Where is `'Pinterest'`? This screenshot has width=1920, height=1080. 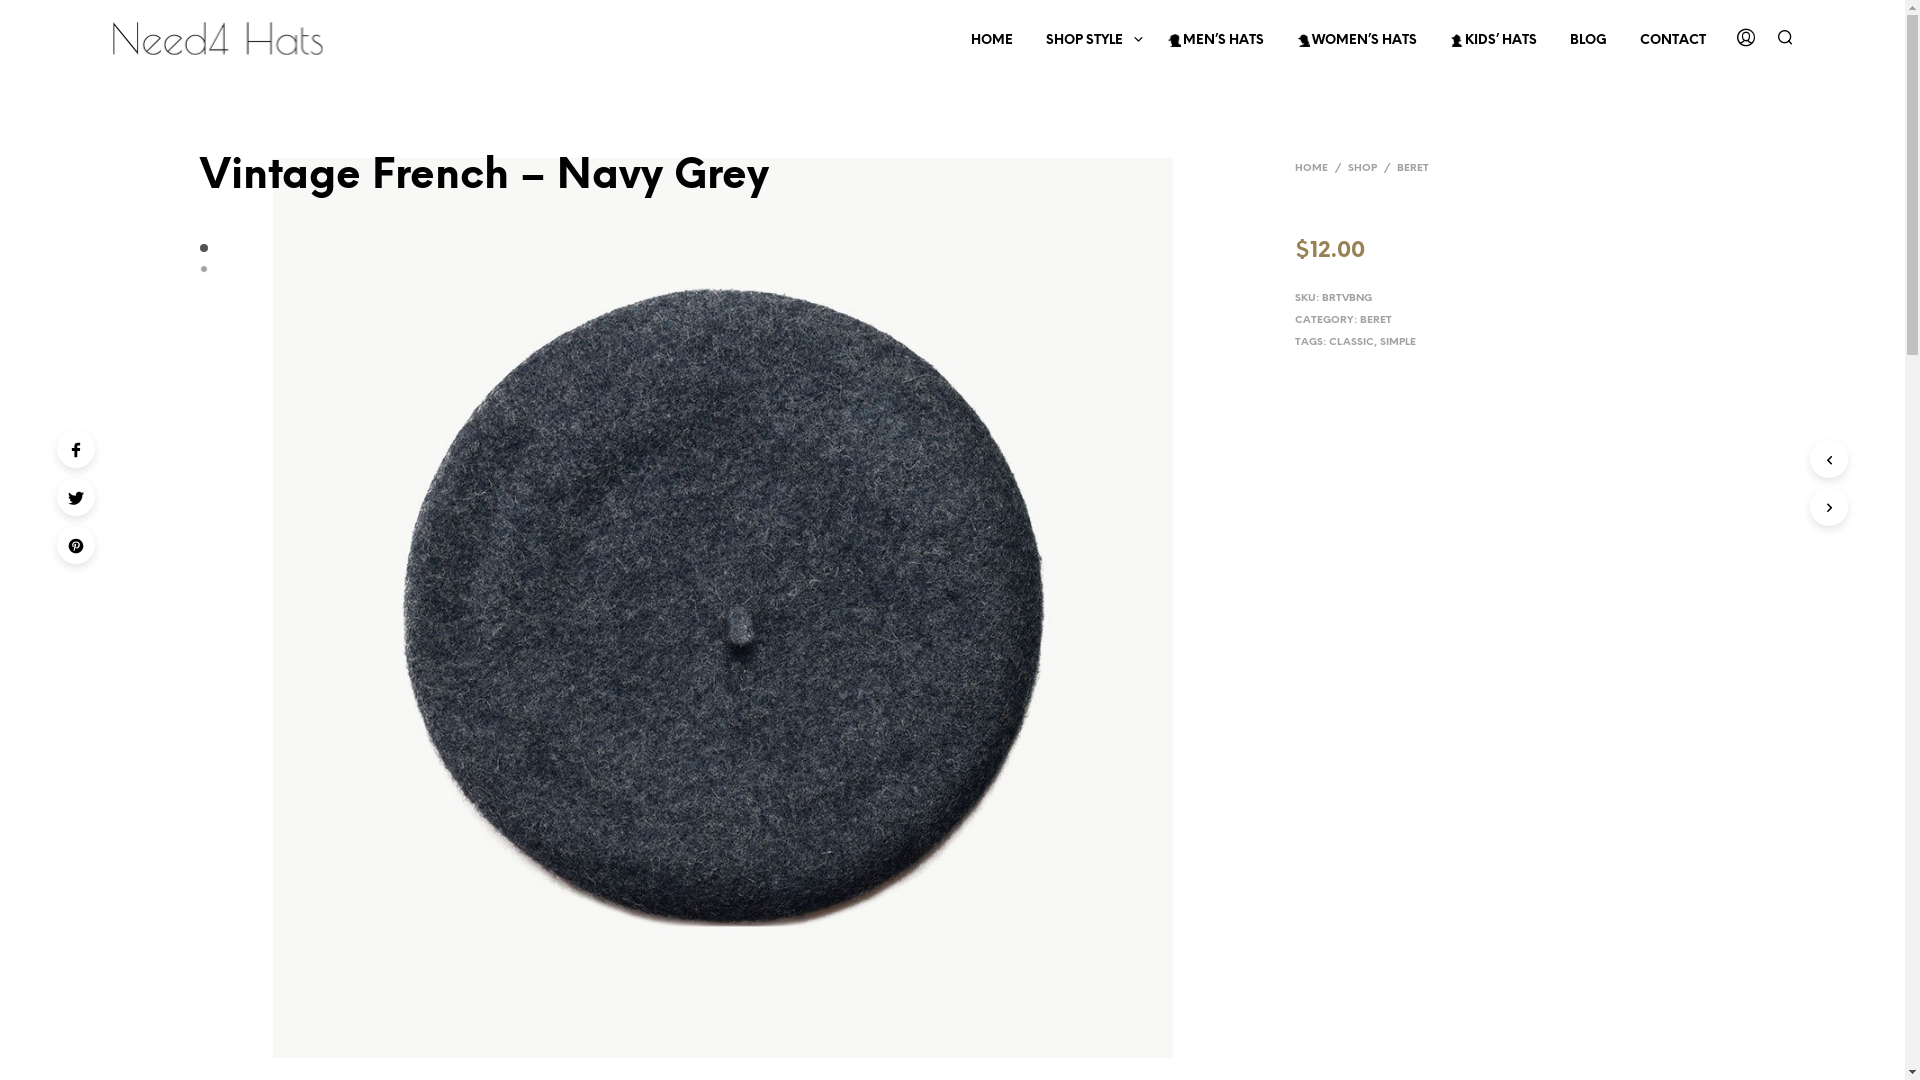
'Pinterest' is located at coordinates (76, 544).